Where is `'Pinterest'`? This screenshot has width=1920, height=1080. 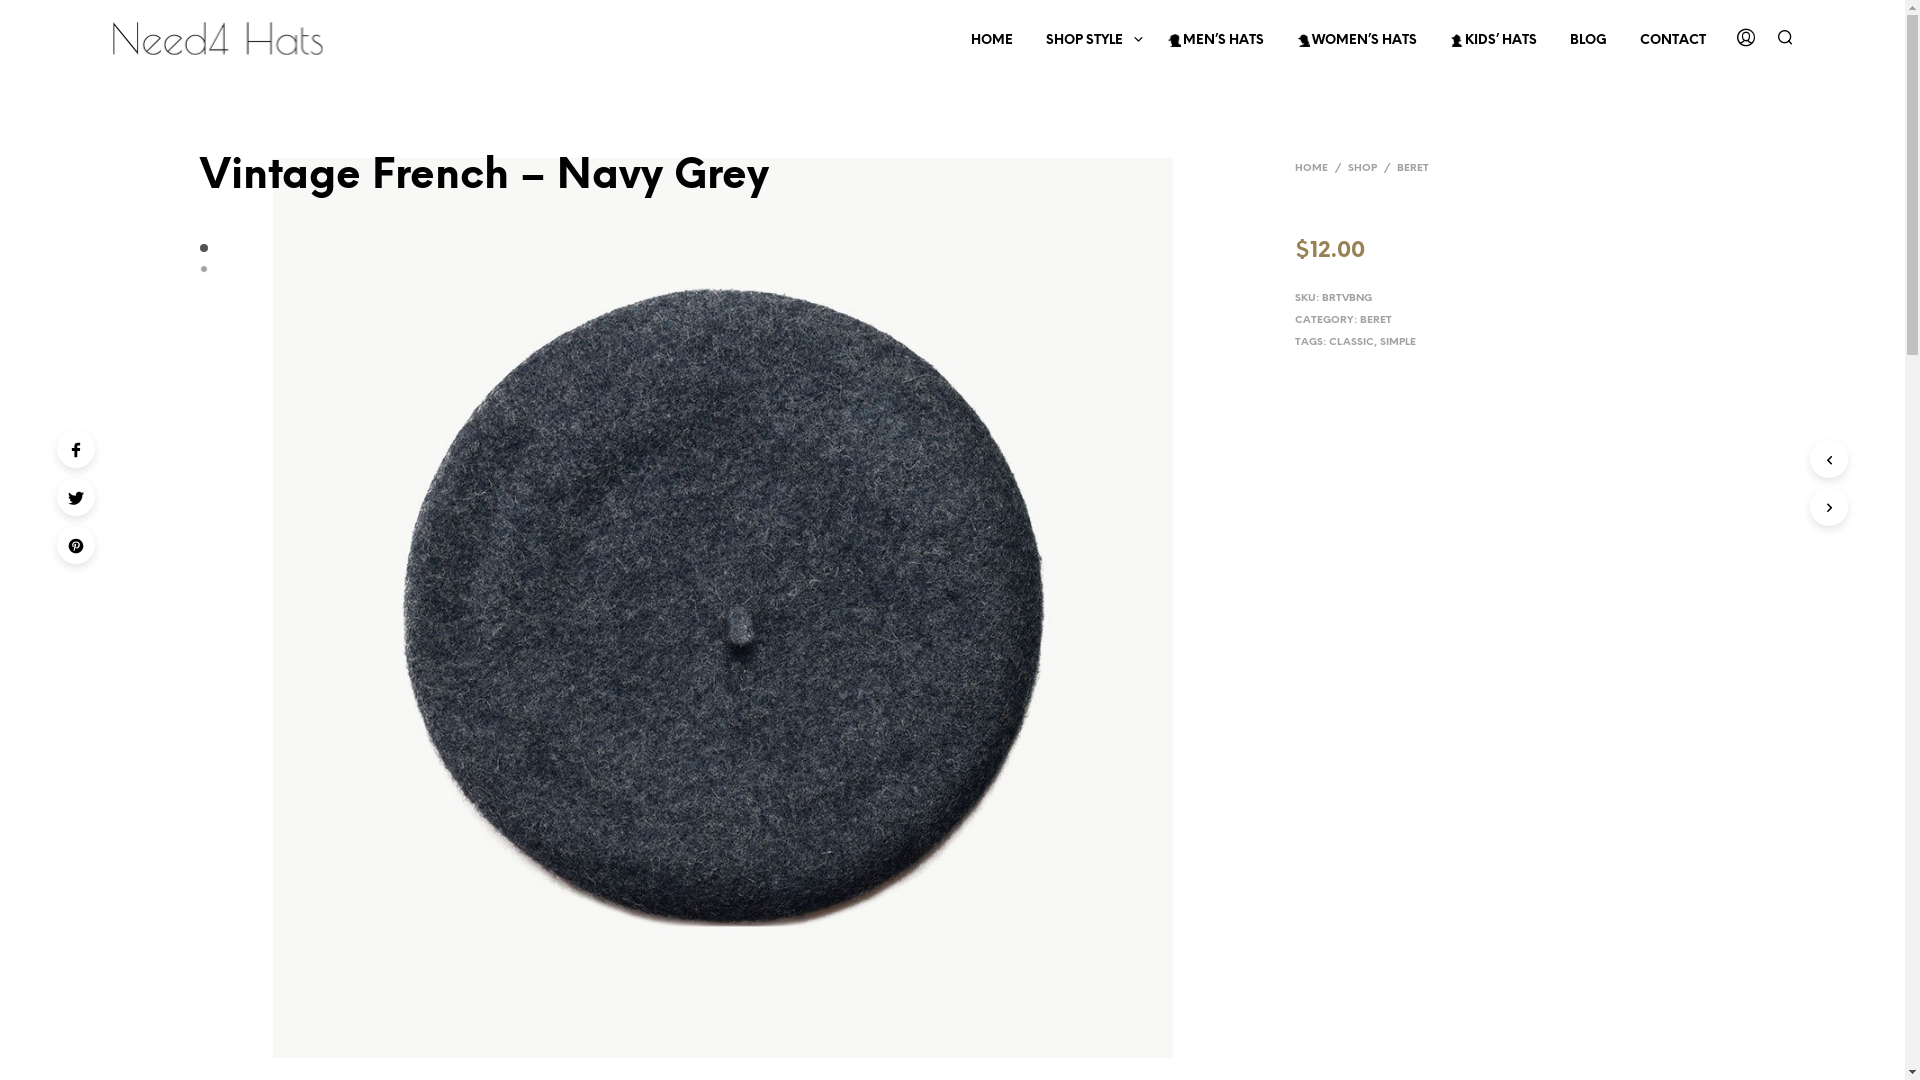
'Pinterest' is located at coordinates (76, 544).